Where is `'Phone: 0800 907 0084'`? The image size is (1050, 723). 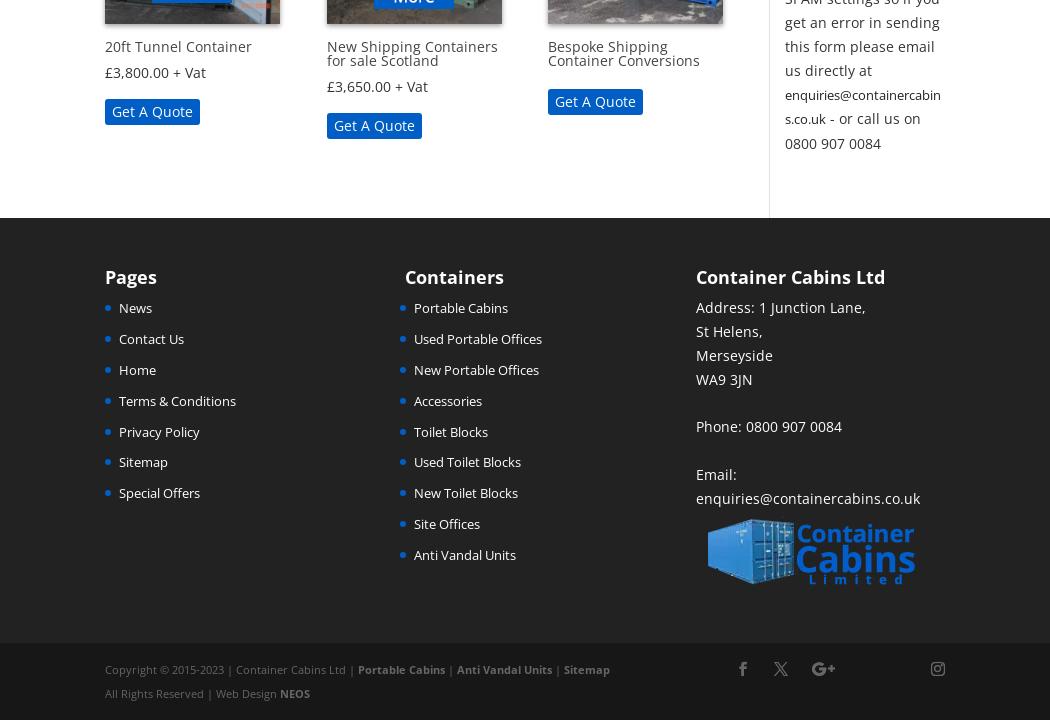 'Phone: 0800 907 0084' is located at coordinates (767, 425).